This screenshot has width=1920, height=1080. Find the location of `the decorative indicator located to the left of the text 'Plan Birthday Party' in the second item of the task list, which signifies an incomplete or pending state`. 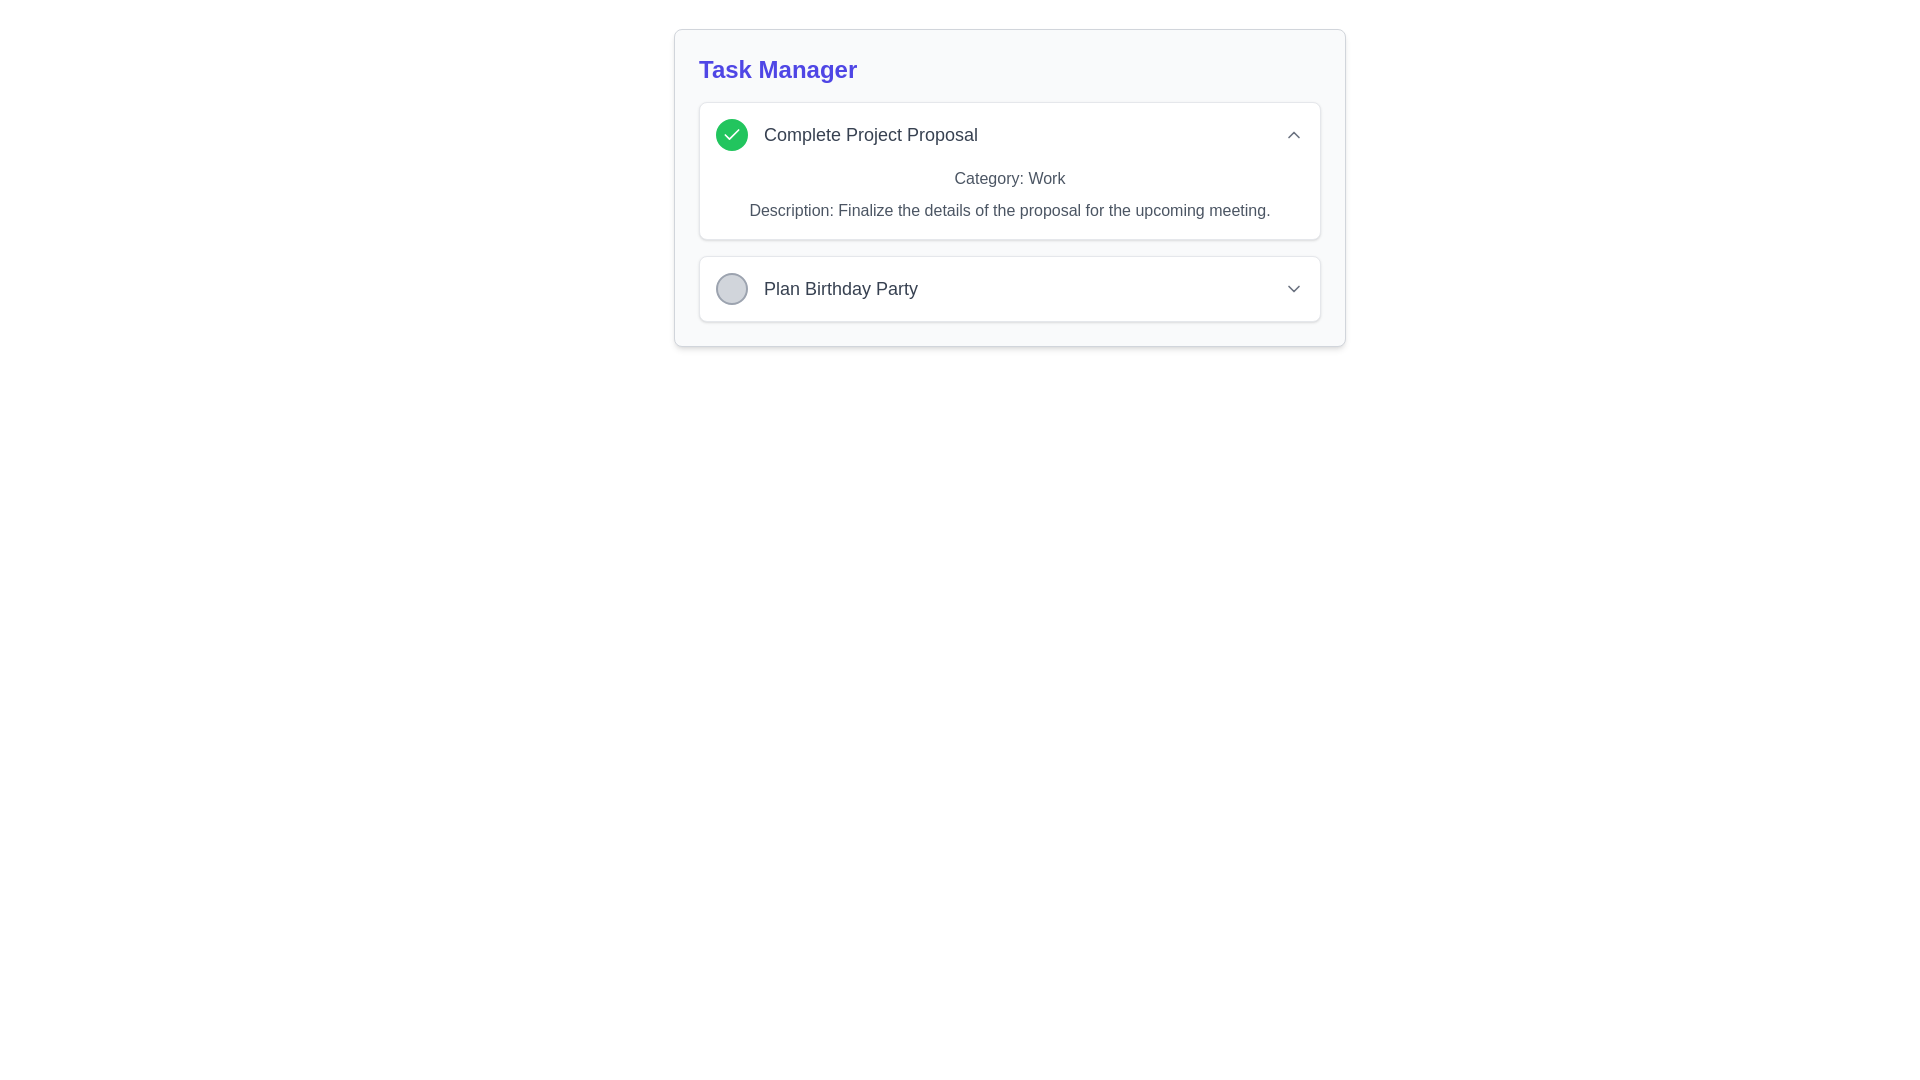

the decorative indicator located to the left of the text 'Plan Birthday Party' in the second item of the task list, which signifies an incomplete or pending state is located at coordinates (730, 289).